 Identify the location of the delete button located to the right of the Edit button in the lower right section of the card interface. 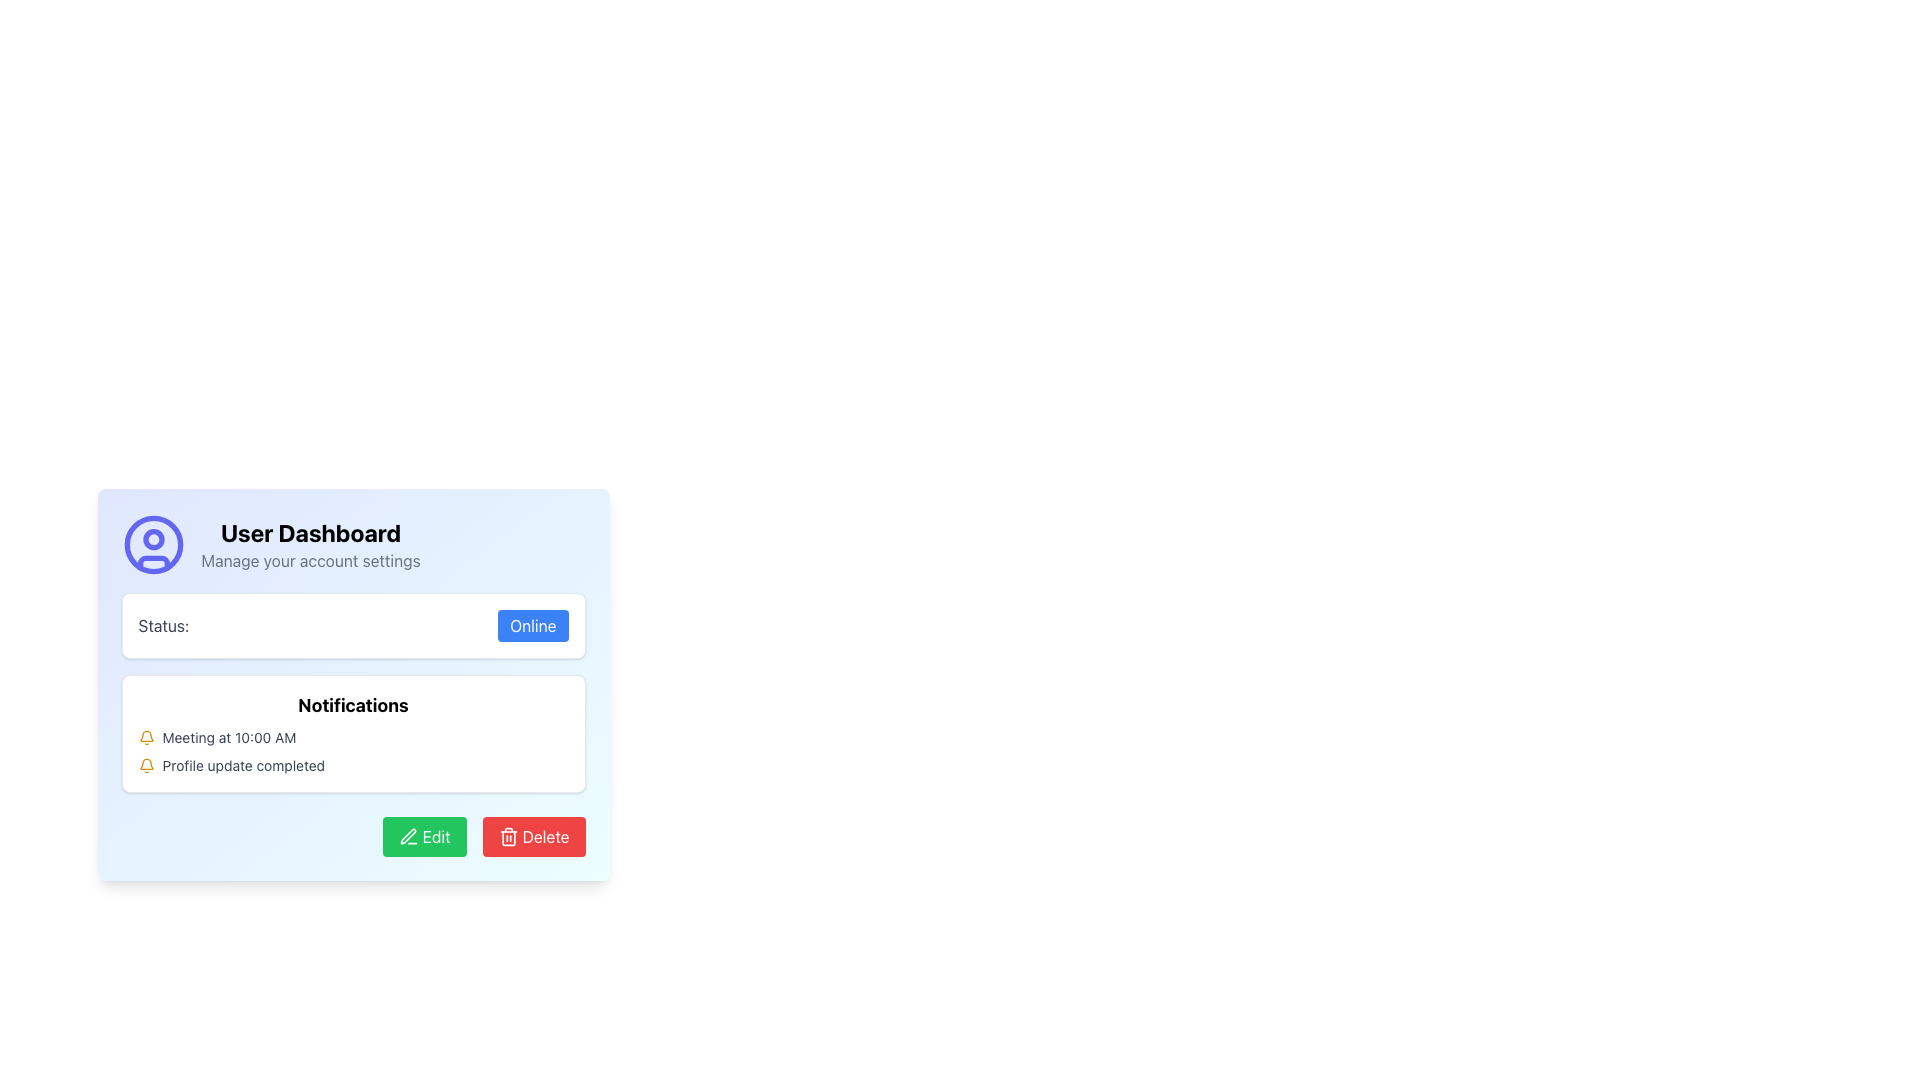
(533, 837).